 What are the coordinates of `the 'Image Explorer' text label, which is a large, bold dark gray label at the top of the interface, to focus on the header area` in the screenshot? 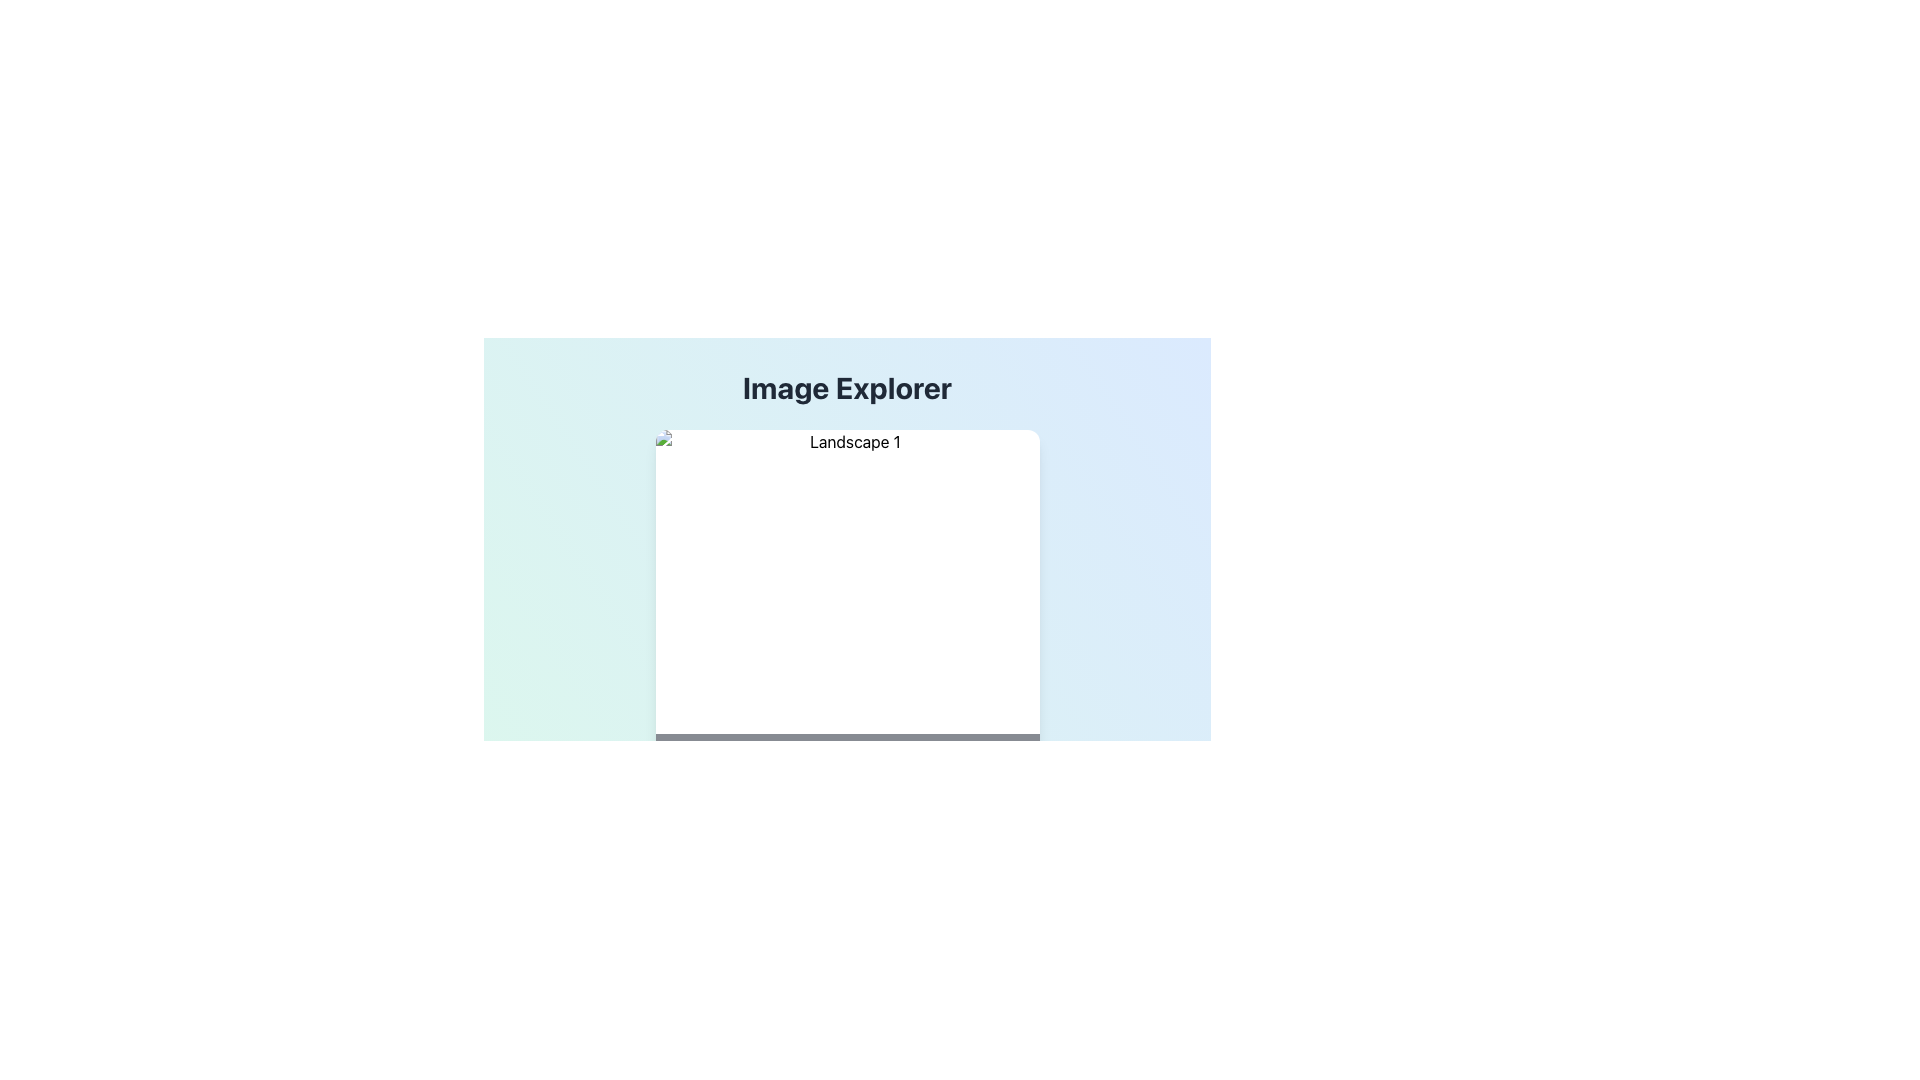 It's located at (847, 388).